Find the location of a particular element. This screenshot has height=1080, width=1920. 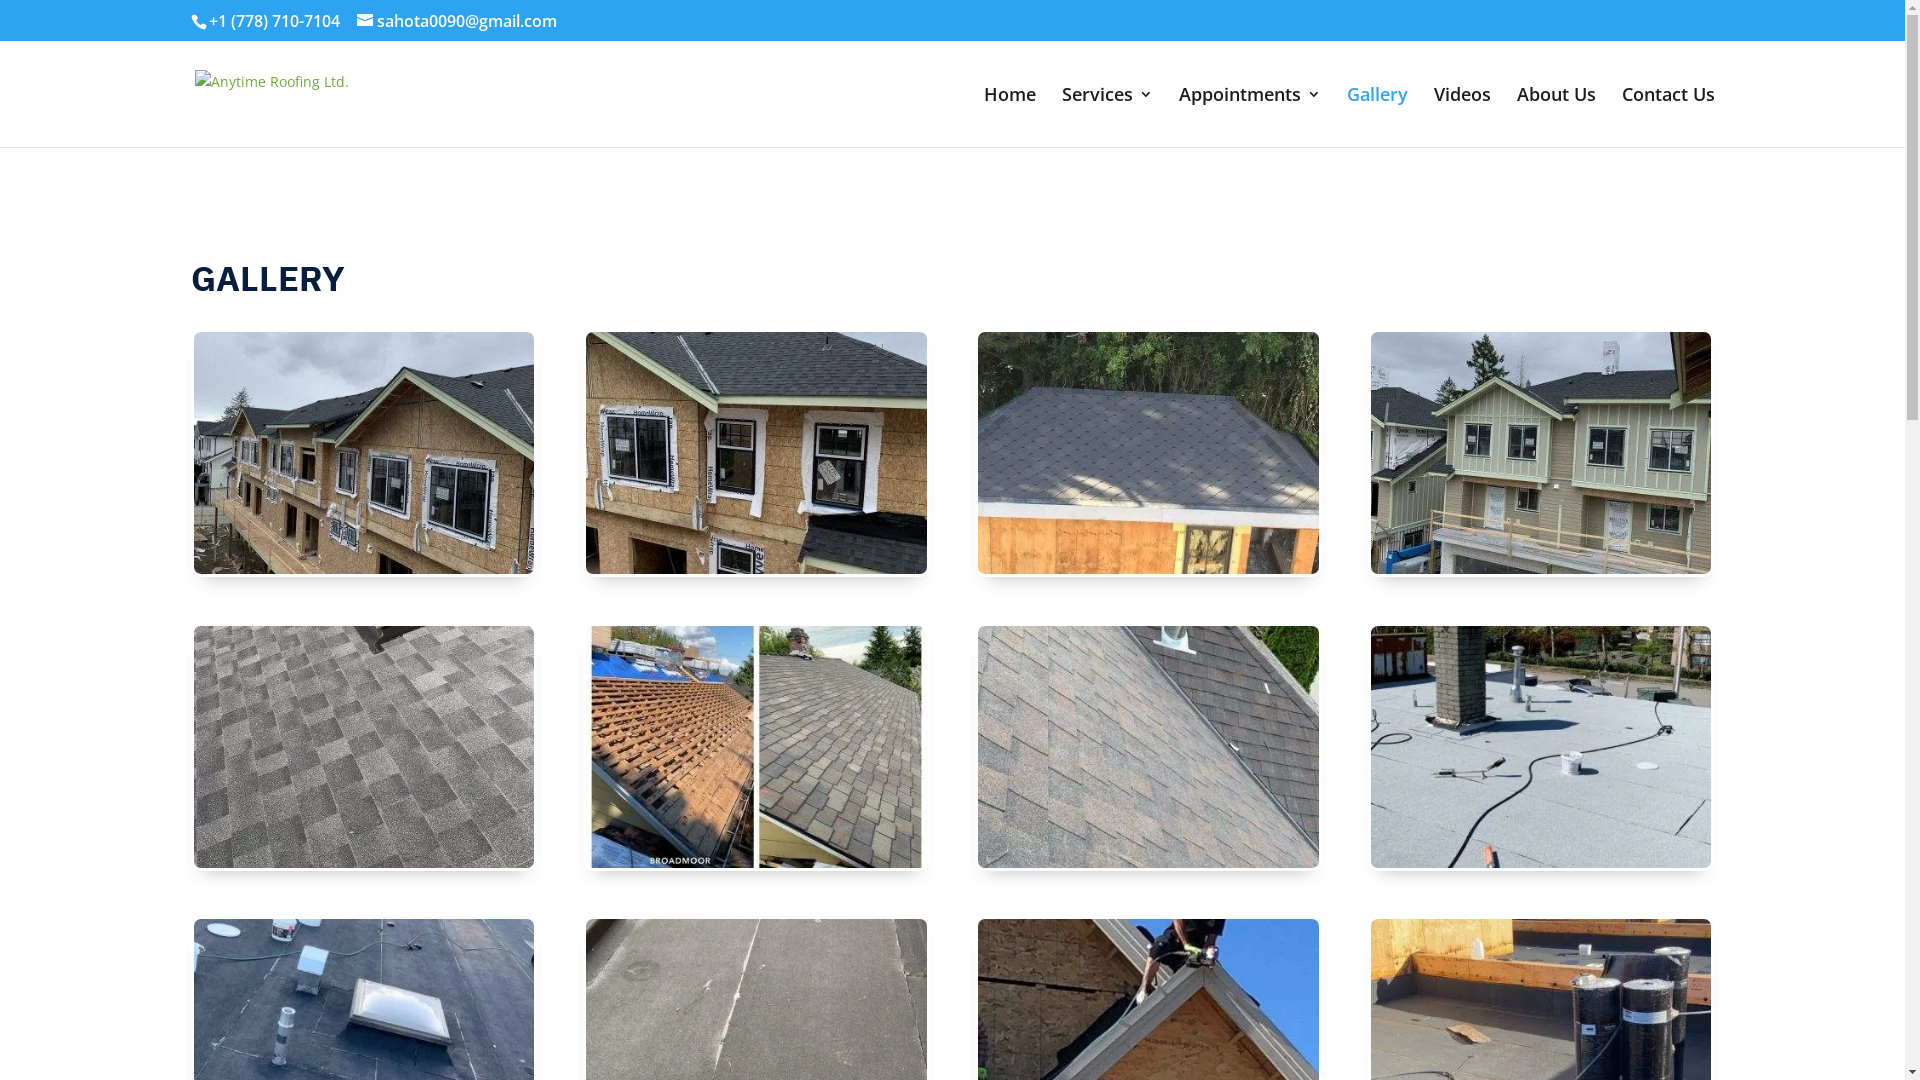

'Videos' is located at coordinates (1462, 116).